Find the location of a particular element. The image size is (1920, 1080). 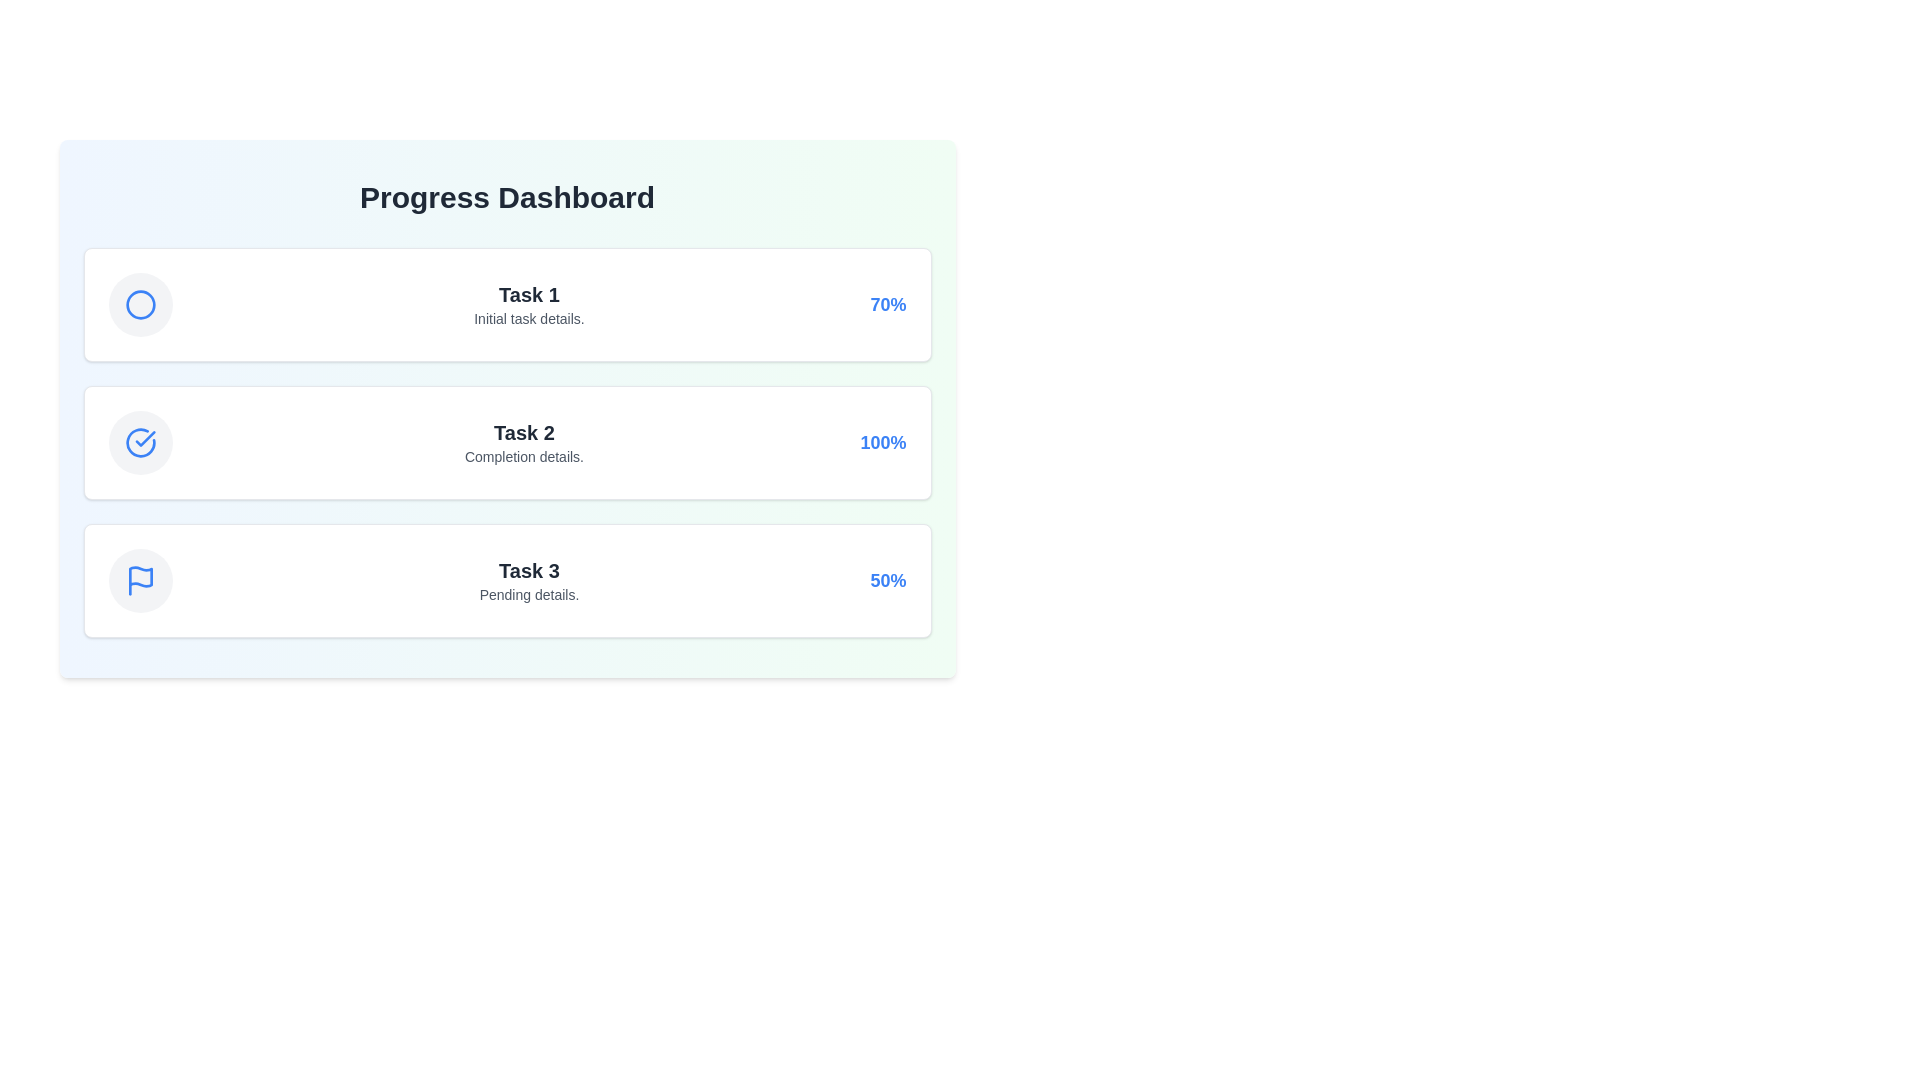

text of the Text block displaying title 'Task 2' and subtitle 'Completion details.' which is styled in bold and lighter font, located in the middle of three task containers is located at coordinates (524, 442).